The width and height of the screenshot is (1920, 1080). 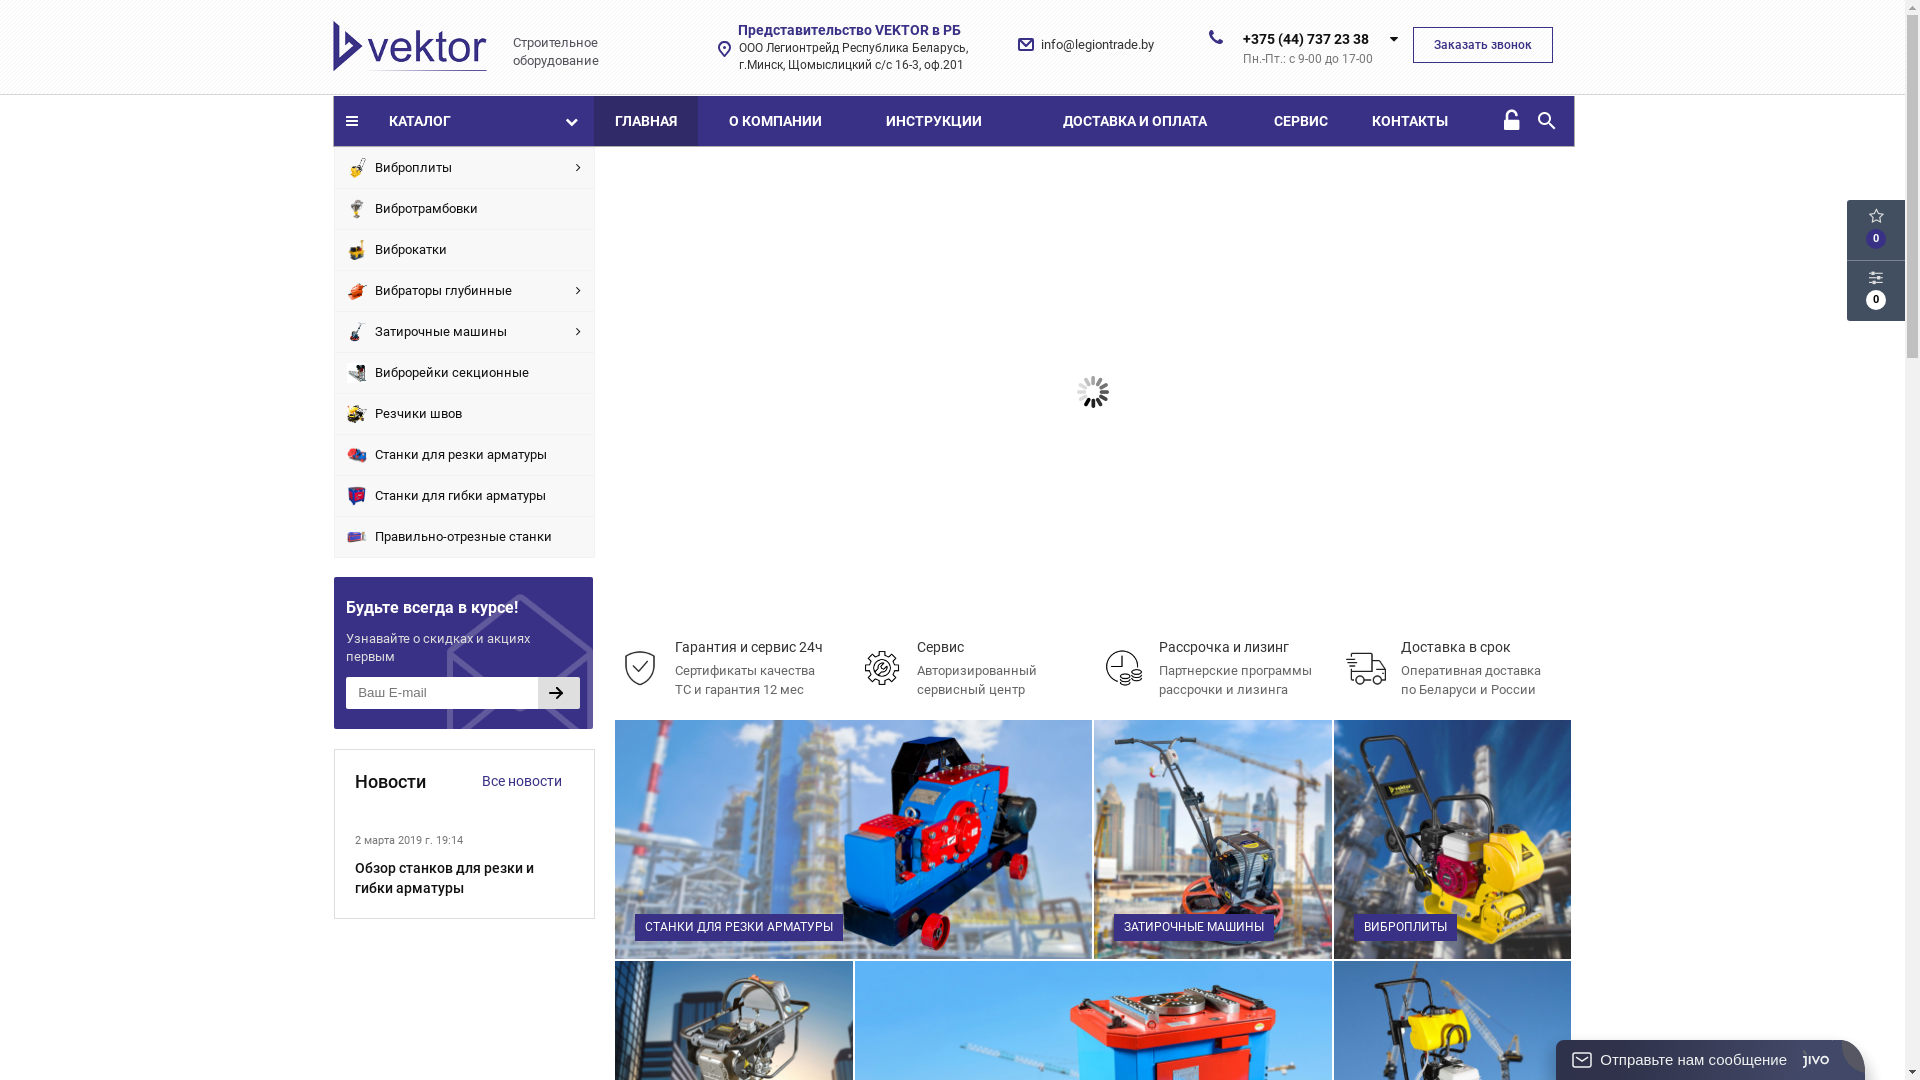 I want to click on 'info@legiontrade.by', so click(x=1096, y=44).